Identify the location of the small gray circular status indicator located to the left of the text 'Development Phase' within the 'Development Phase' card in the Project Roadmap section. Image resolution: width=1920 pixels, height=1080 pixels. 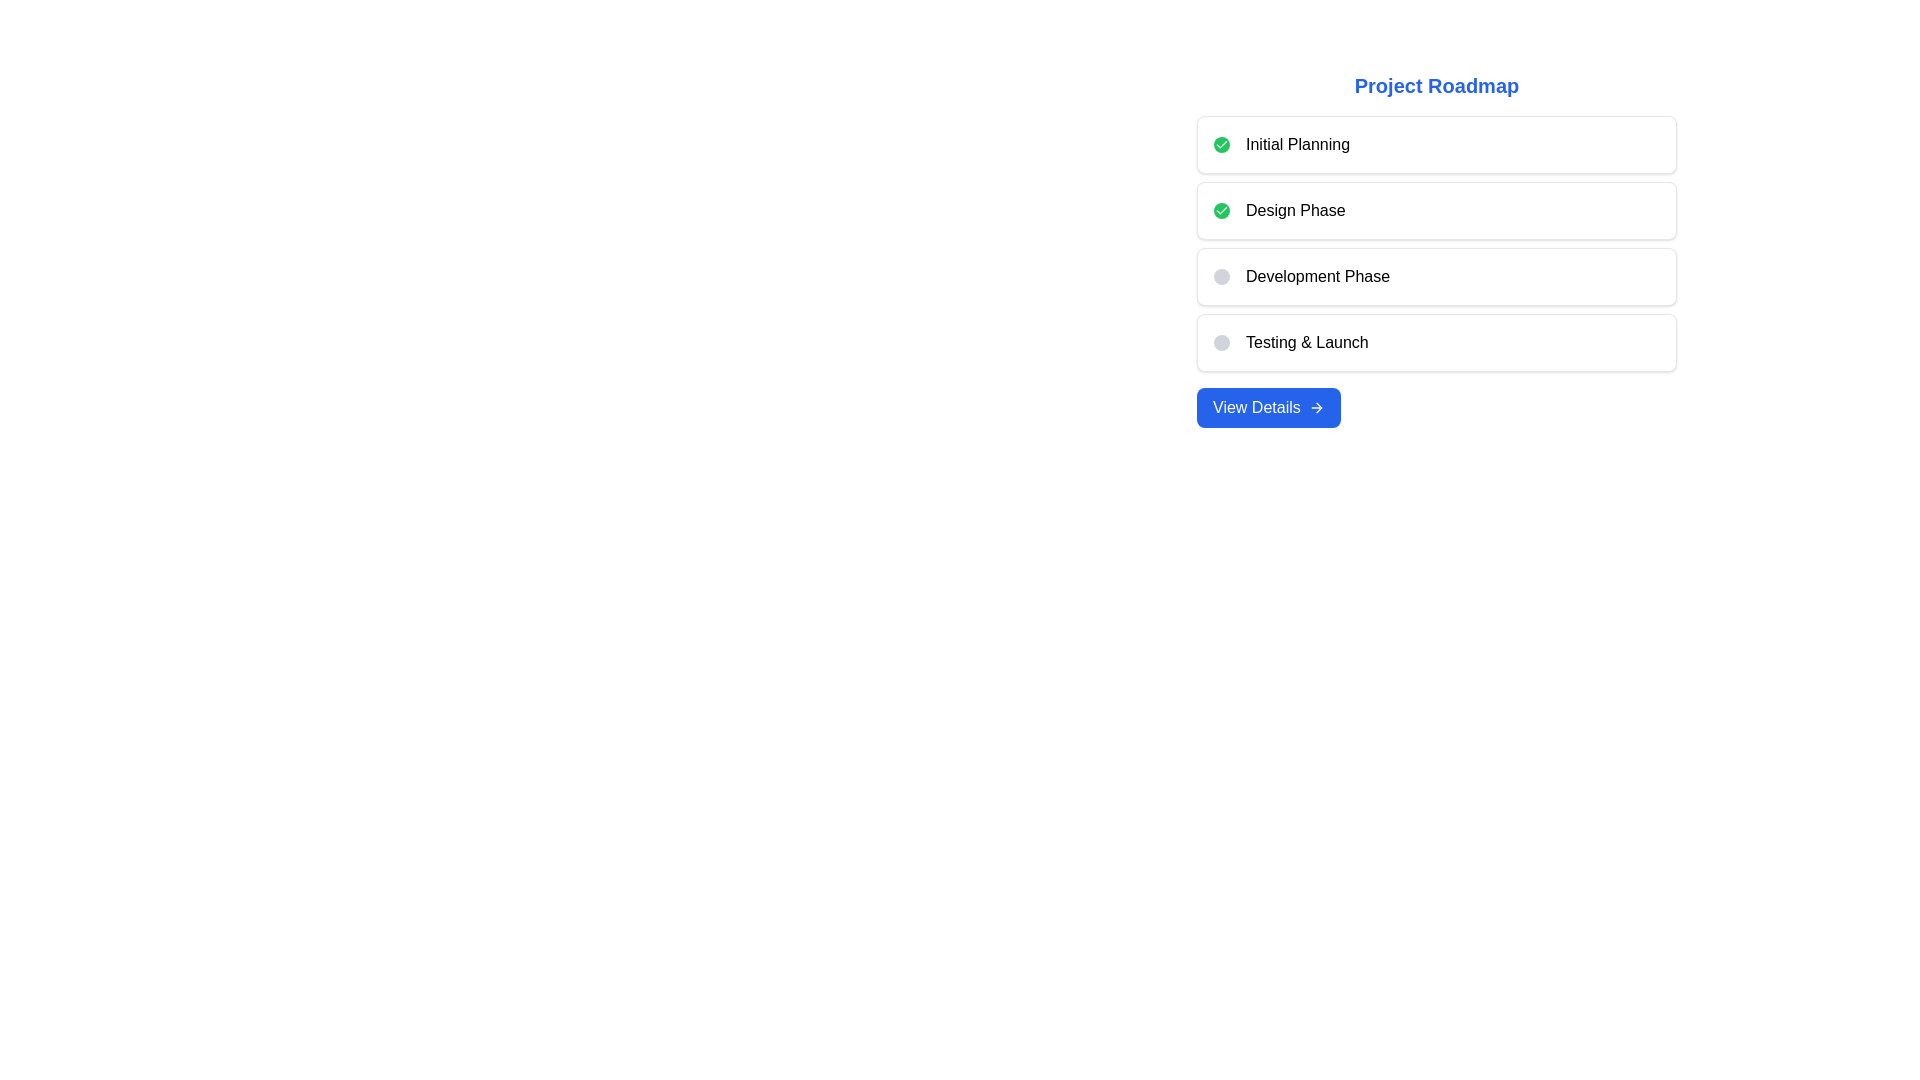
(1221, 277).